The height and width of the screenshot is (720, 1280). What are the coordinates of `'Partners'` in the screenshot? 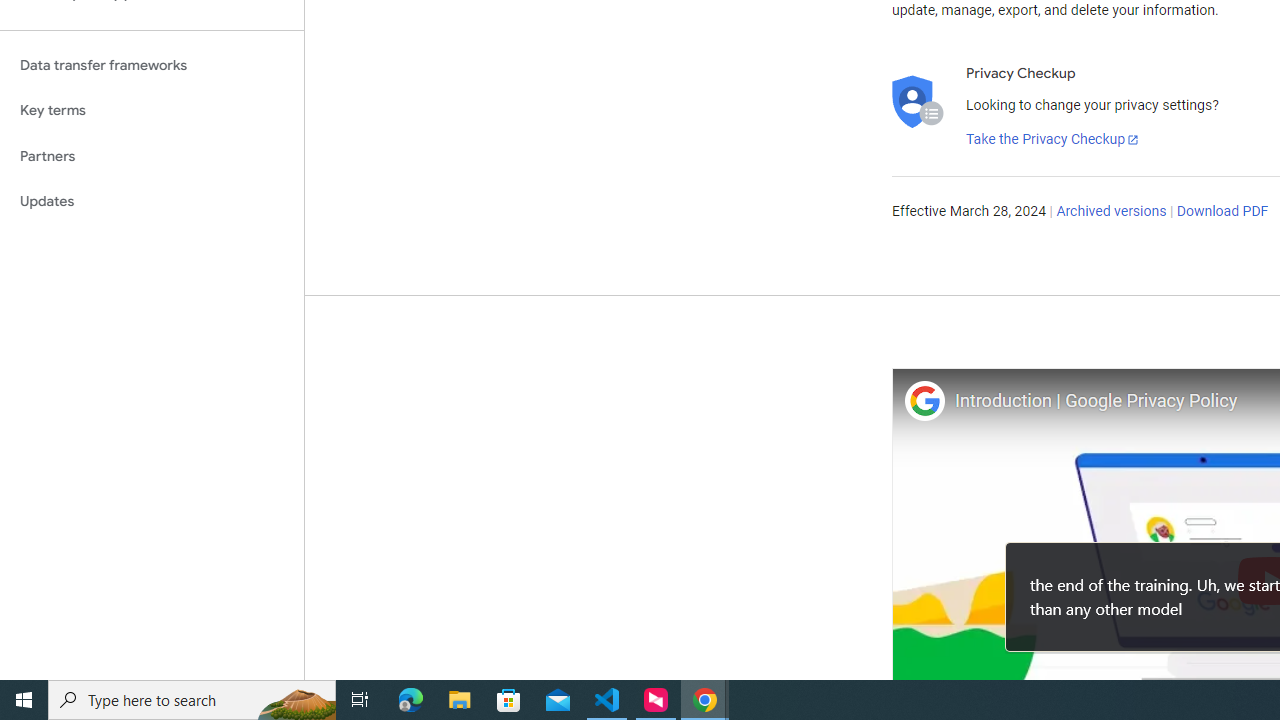 It's located at (151, 155).